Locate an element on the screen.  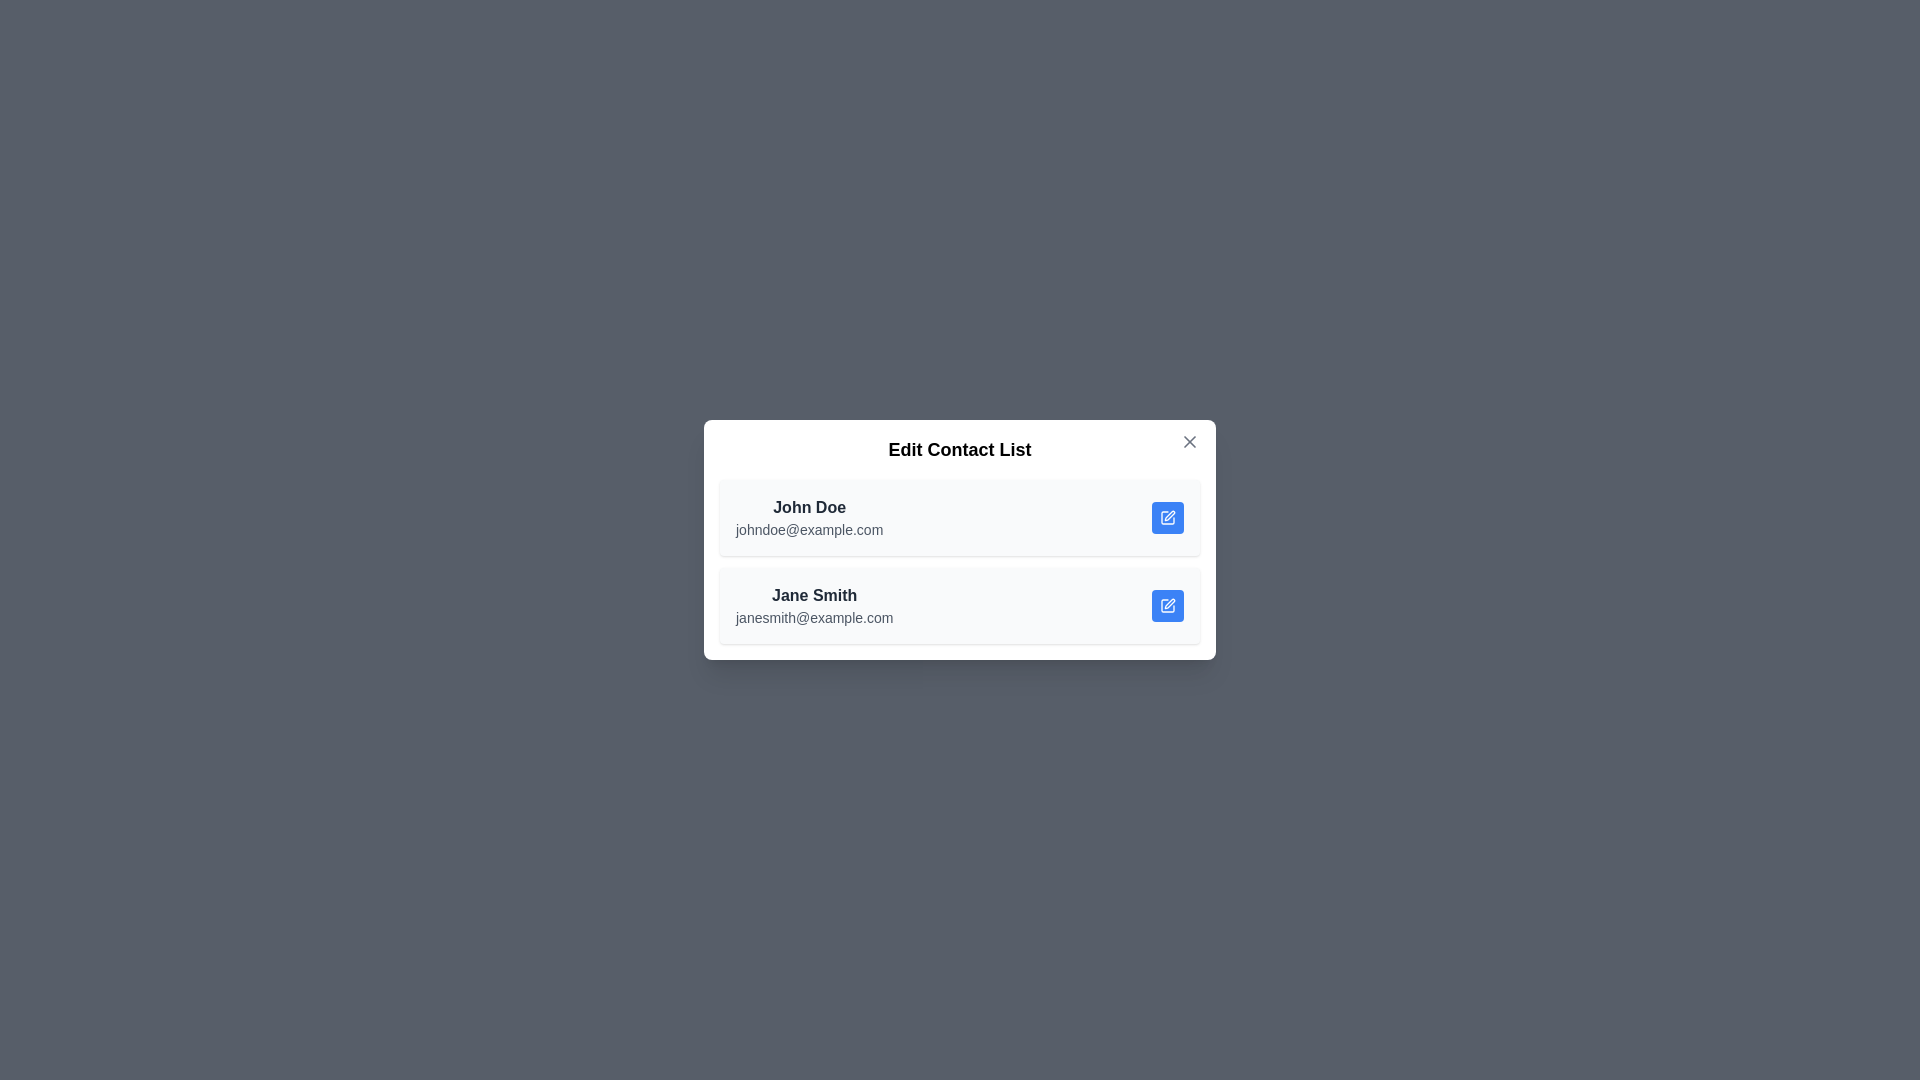
the close button to dismiss the editor is located at coordinates (1190, 441).